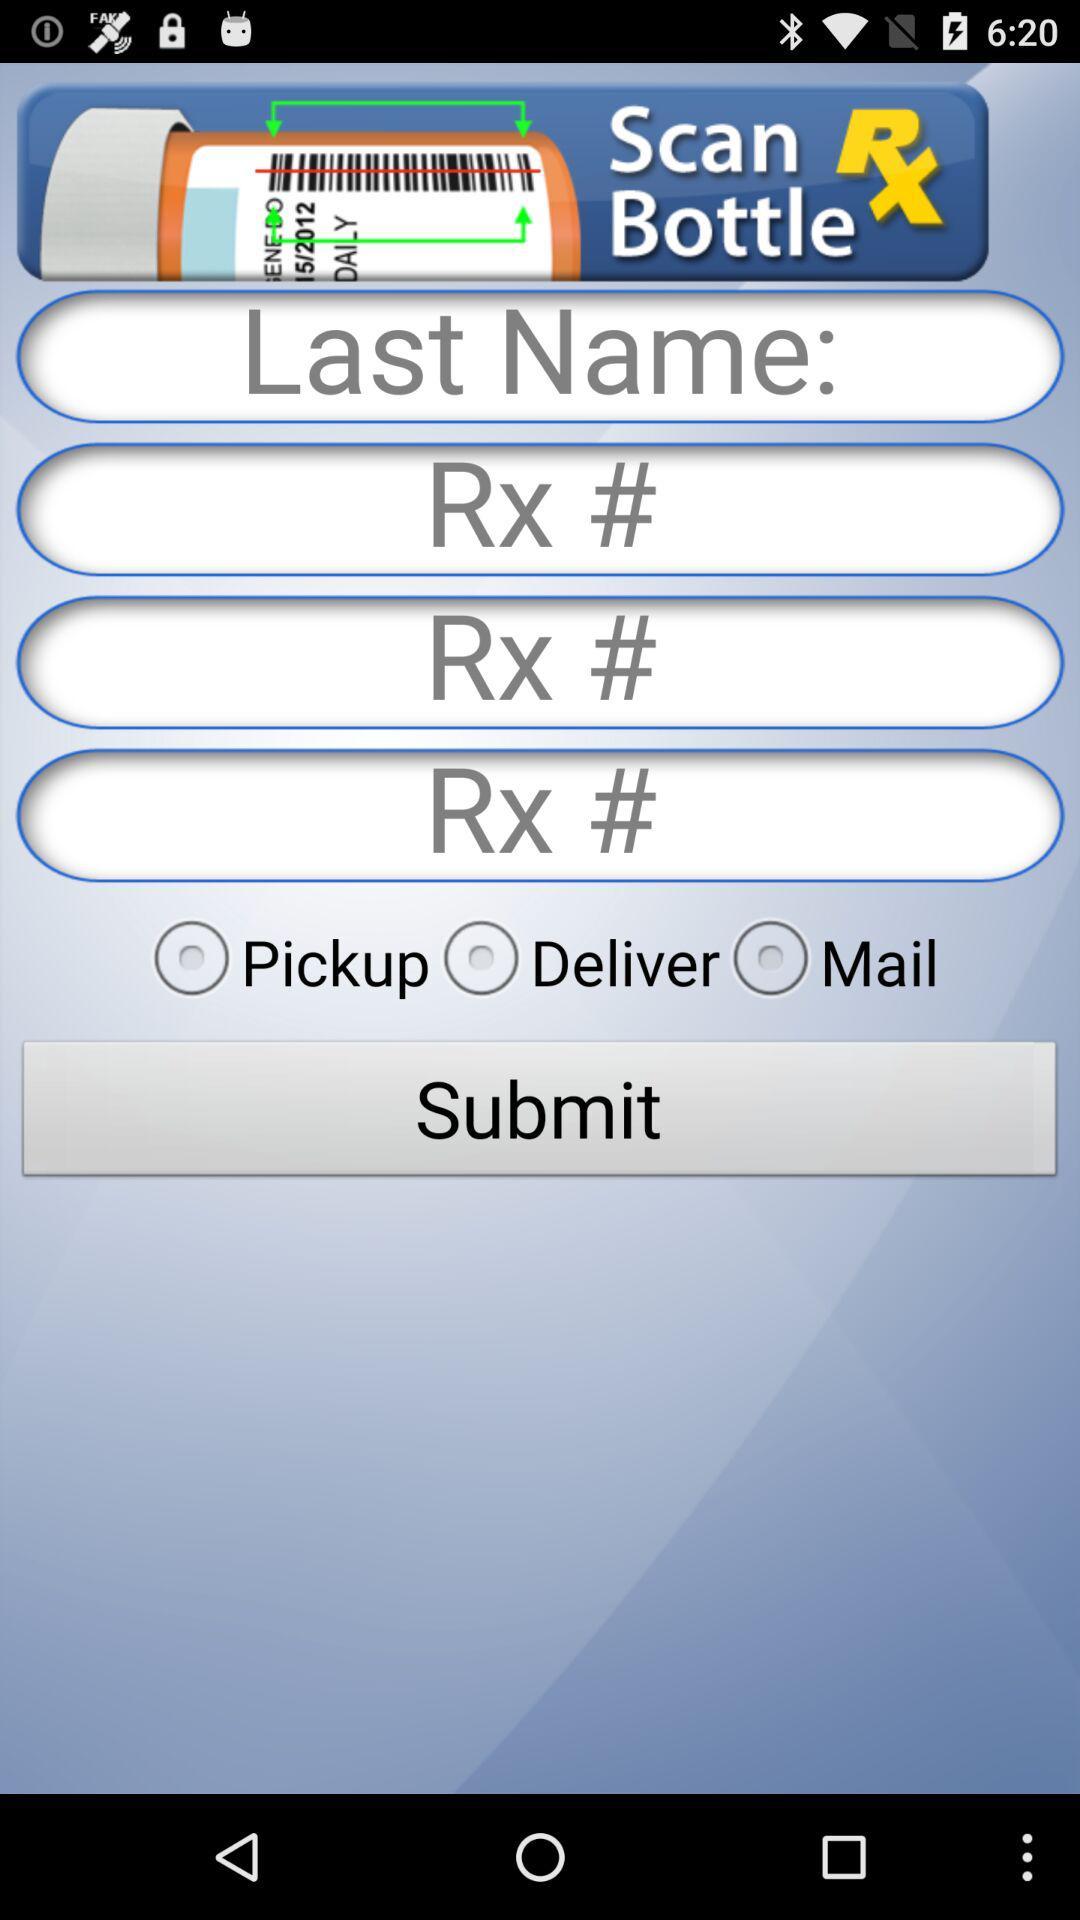  Describe the element at coordinates (575, 961) in the screenshot. I see `deliver` at that location.